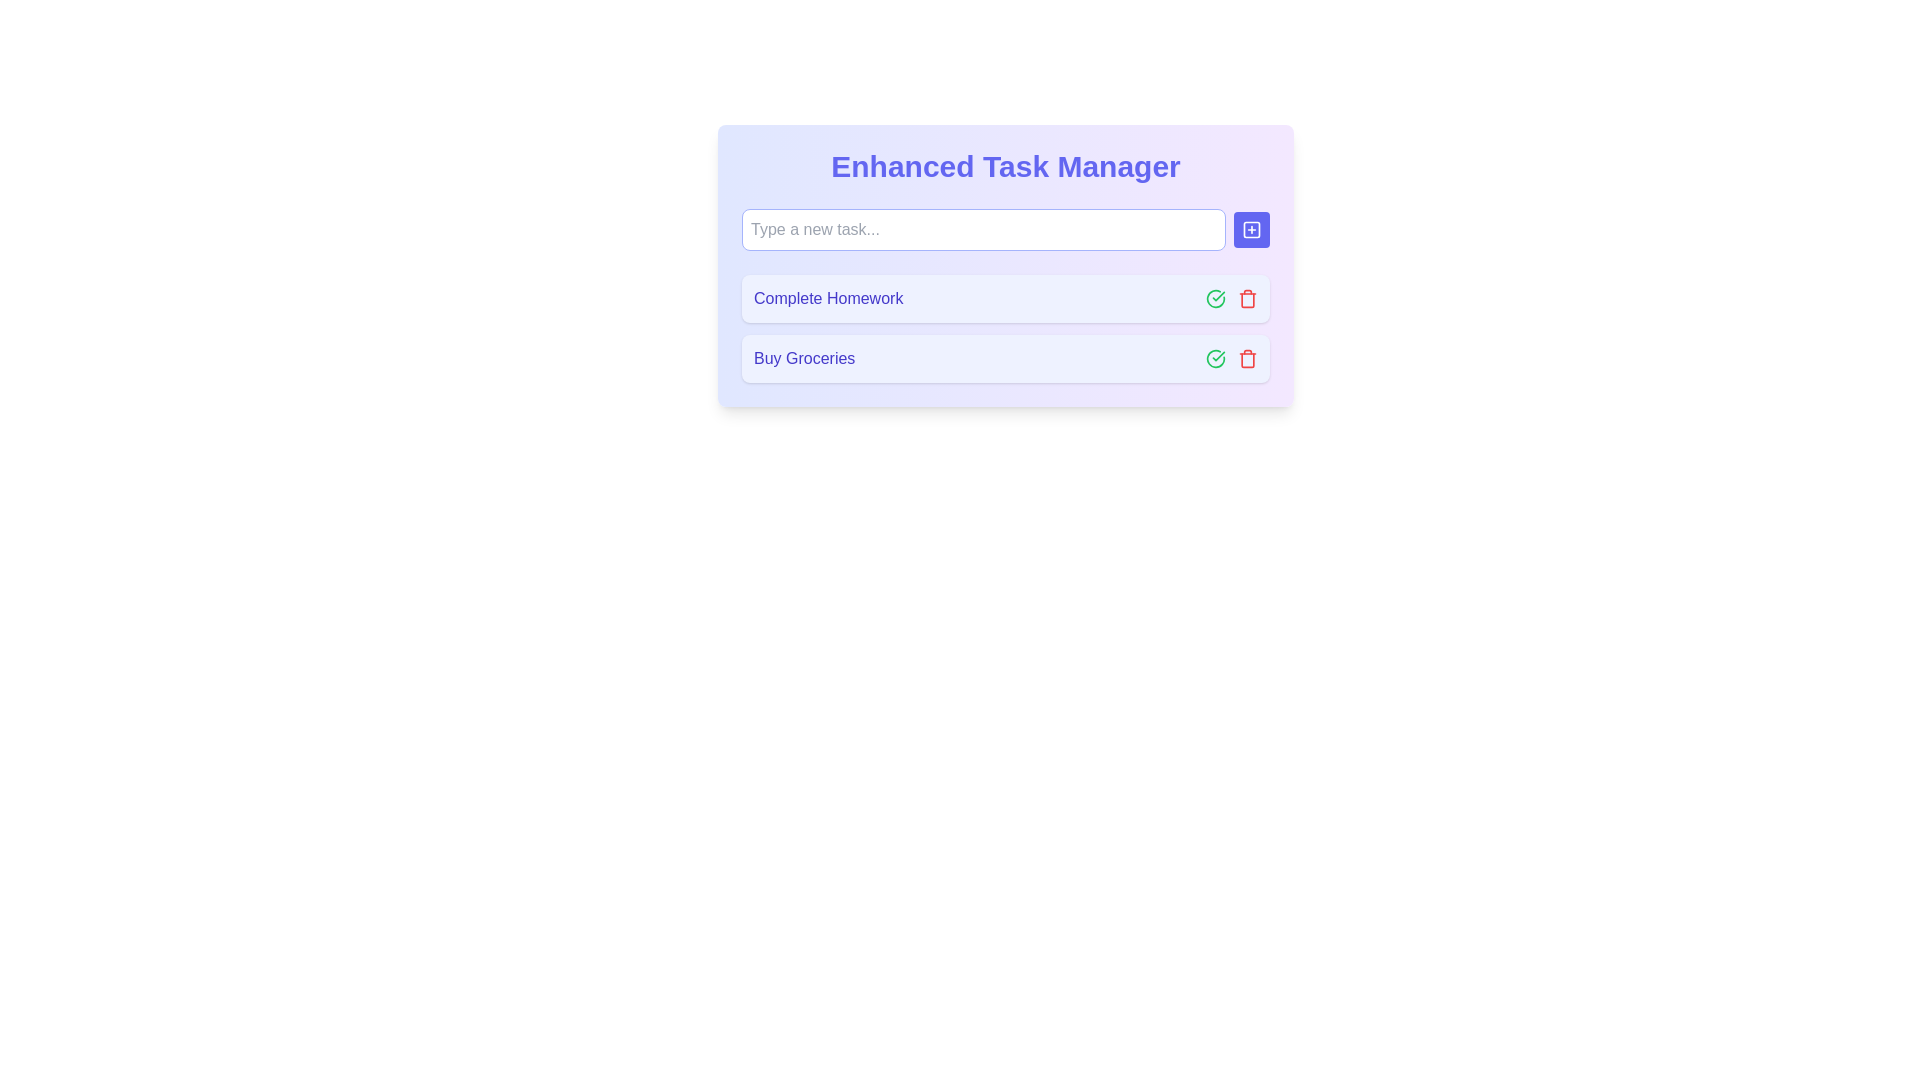 This screenshot has width=1920, height=1080. Describe the element at coordinates (1251, 229) in the screenshot. I see `the 'add' icon located at the center of the purple button` at that location.